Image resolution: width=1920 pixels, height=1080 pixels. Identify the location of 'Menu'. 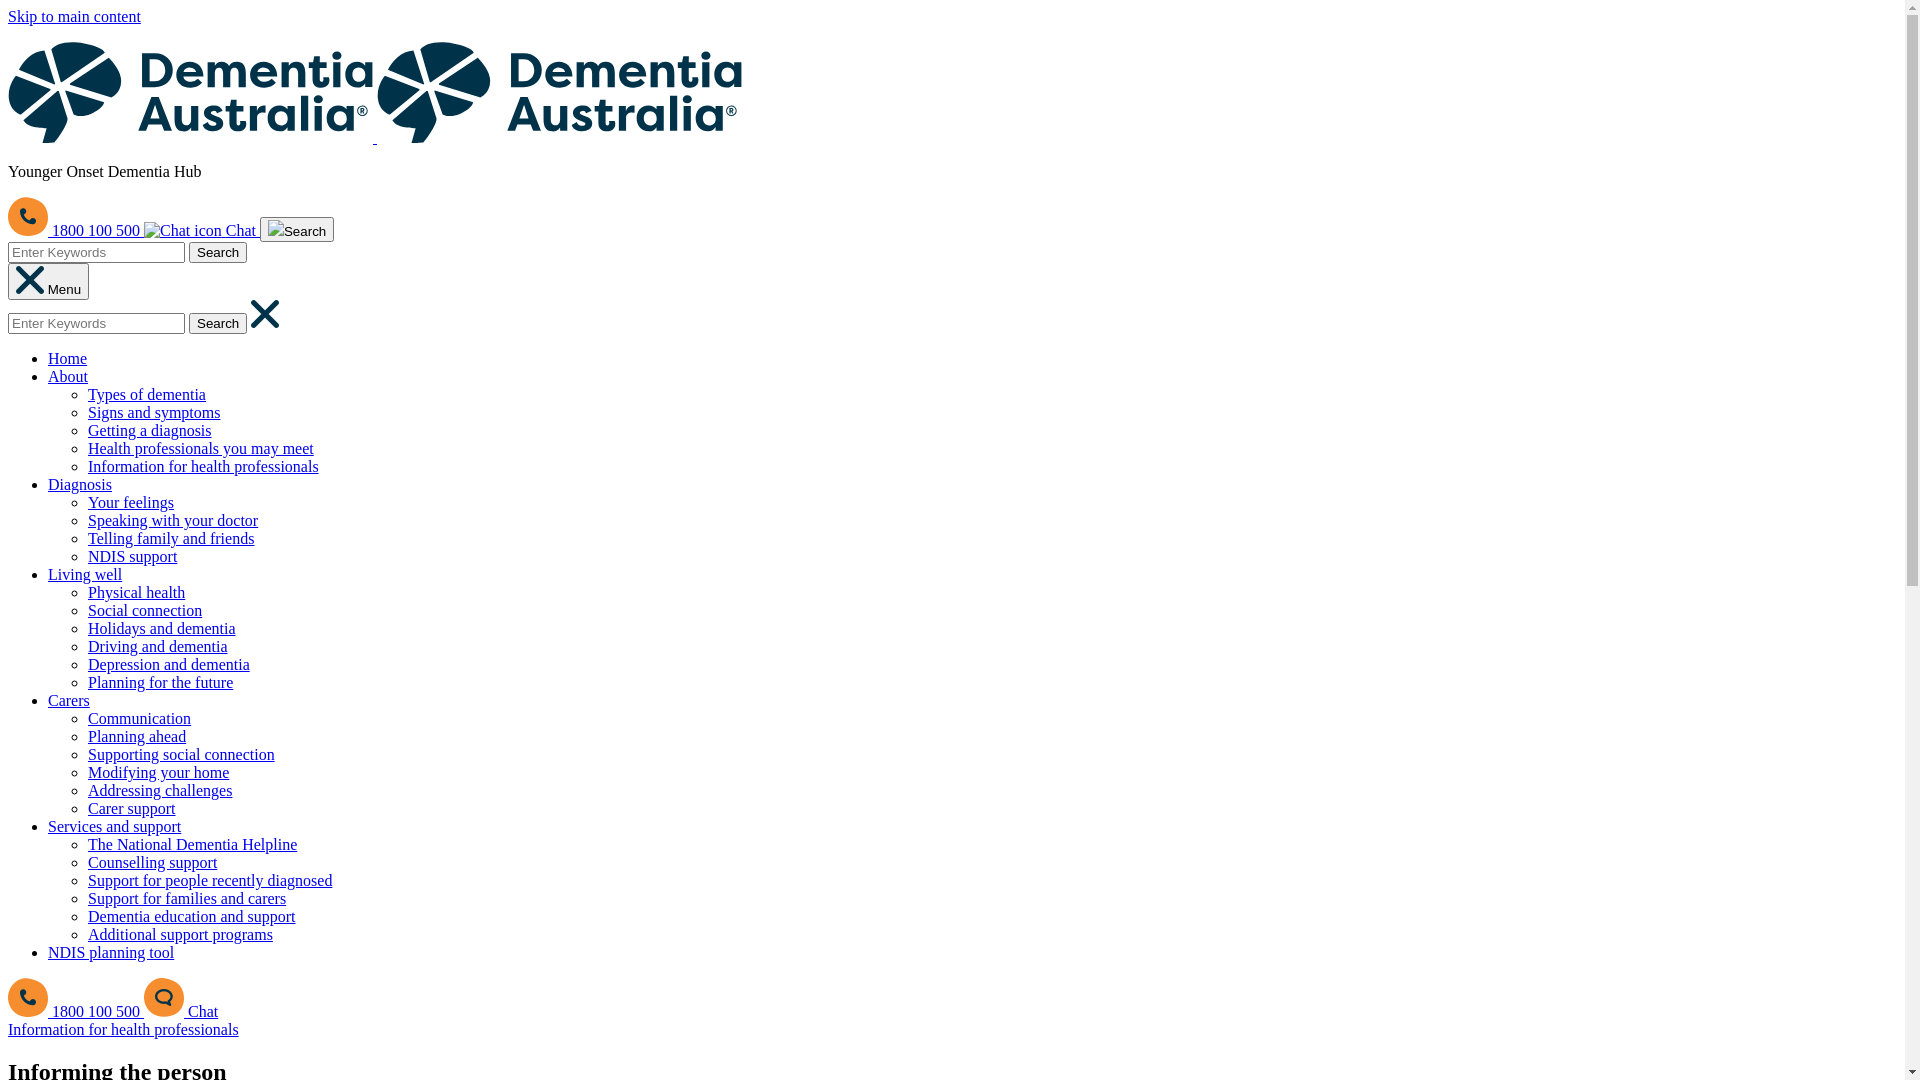
(48, 281).